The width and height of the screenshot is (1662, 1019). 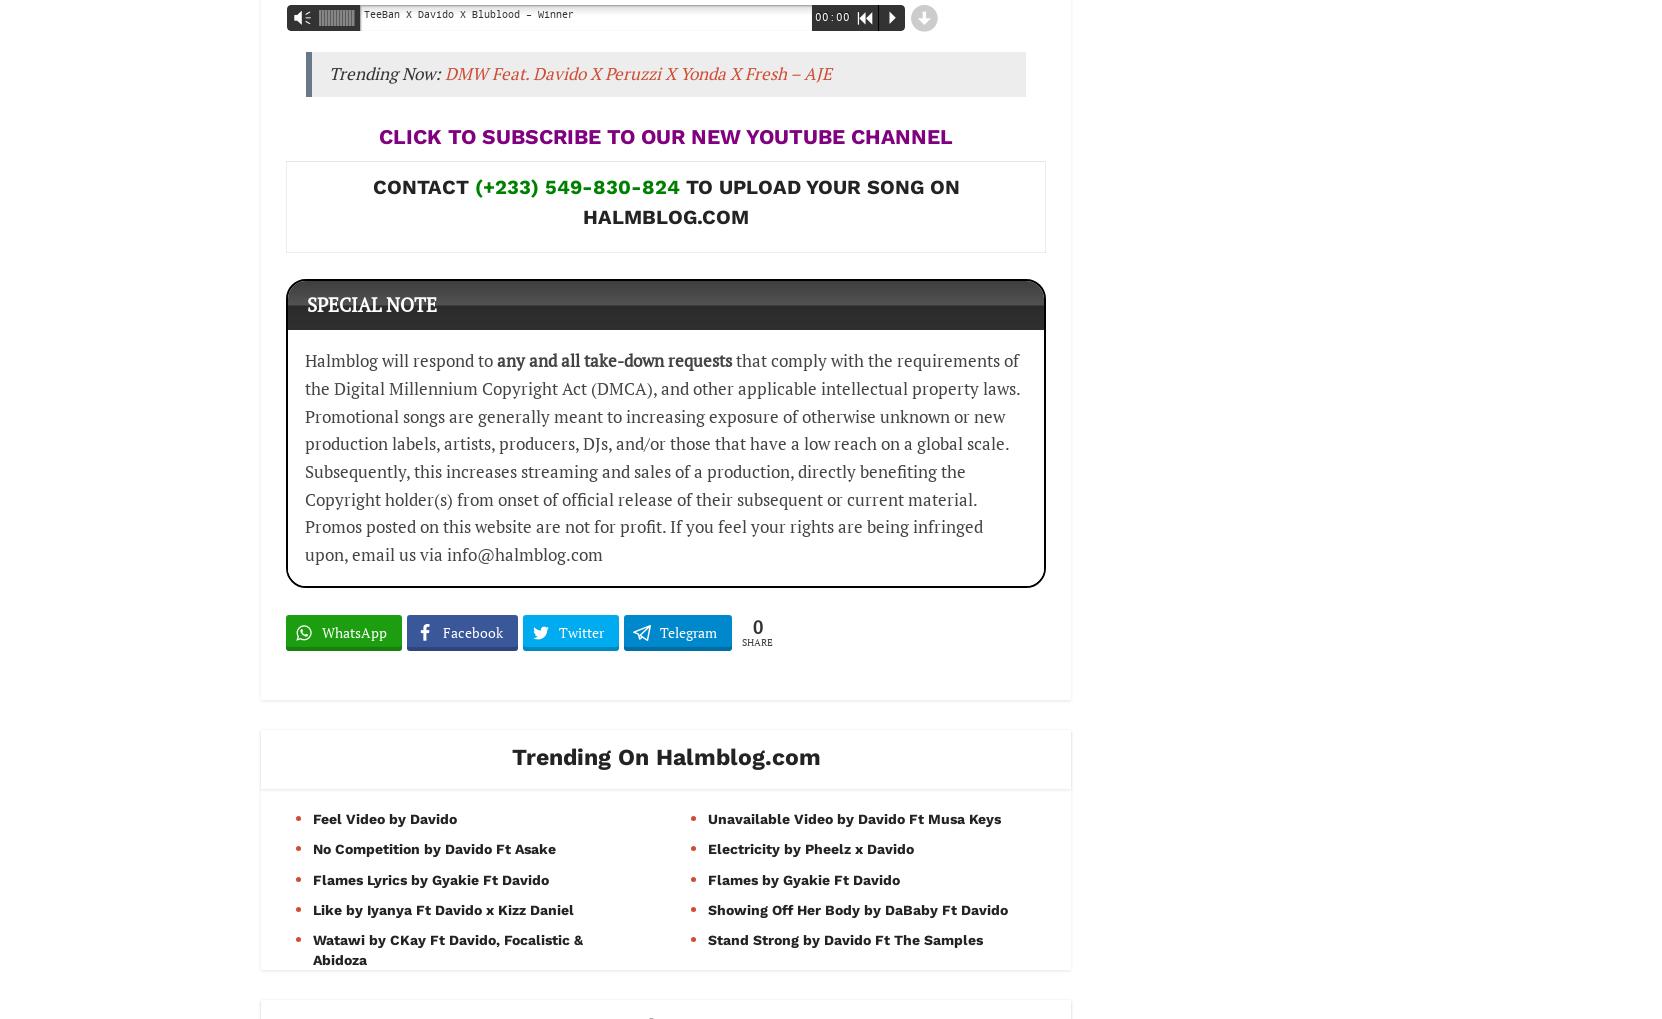 What do you see at coordinates (302, 16) in the screenshot?
I see `'Vm'` at bounding box center [302, 16].